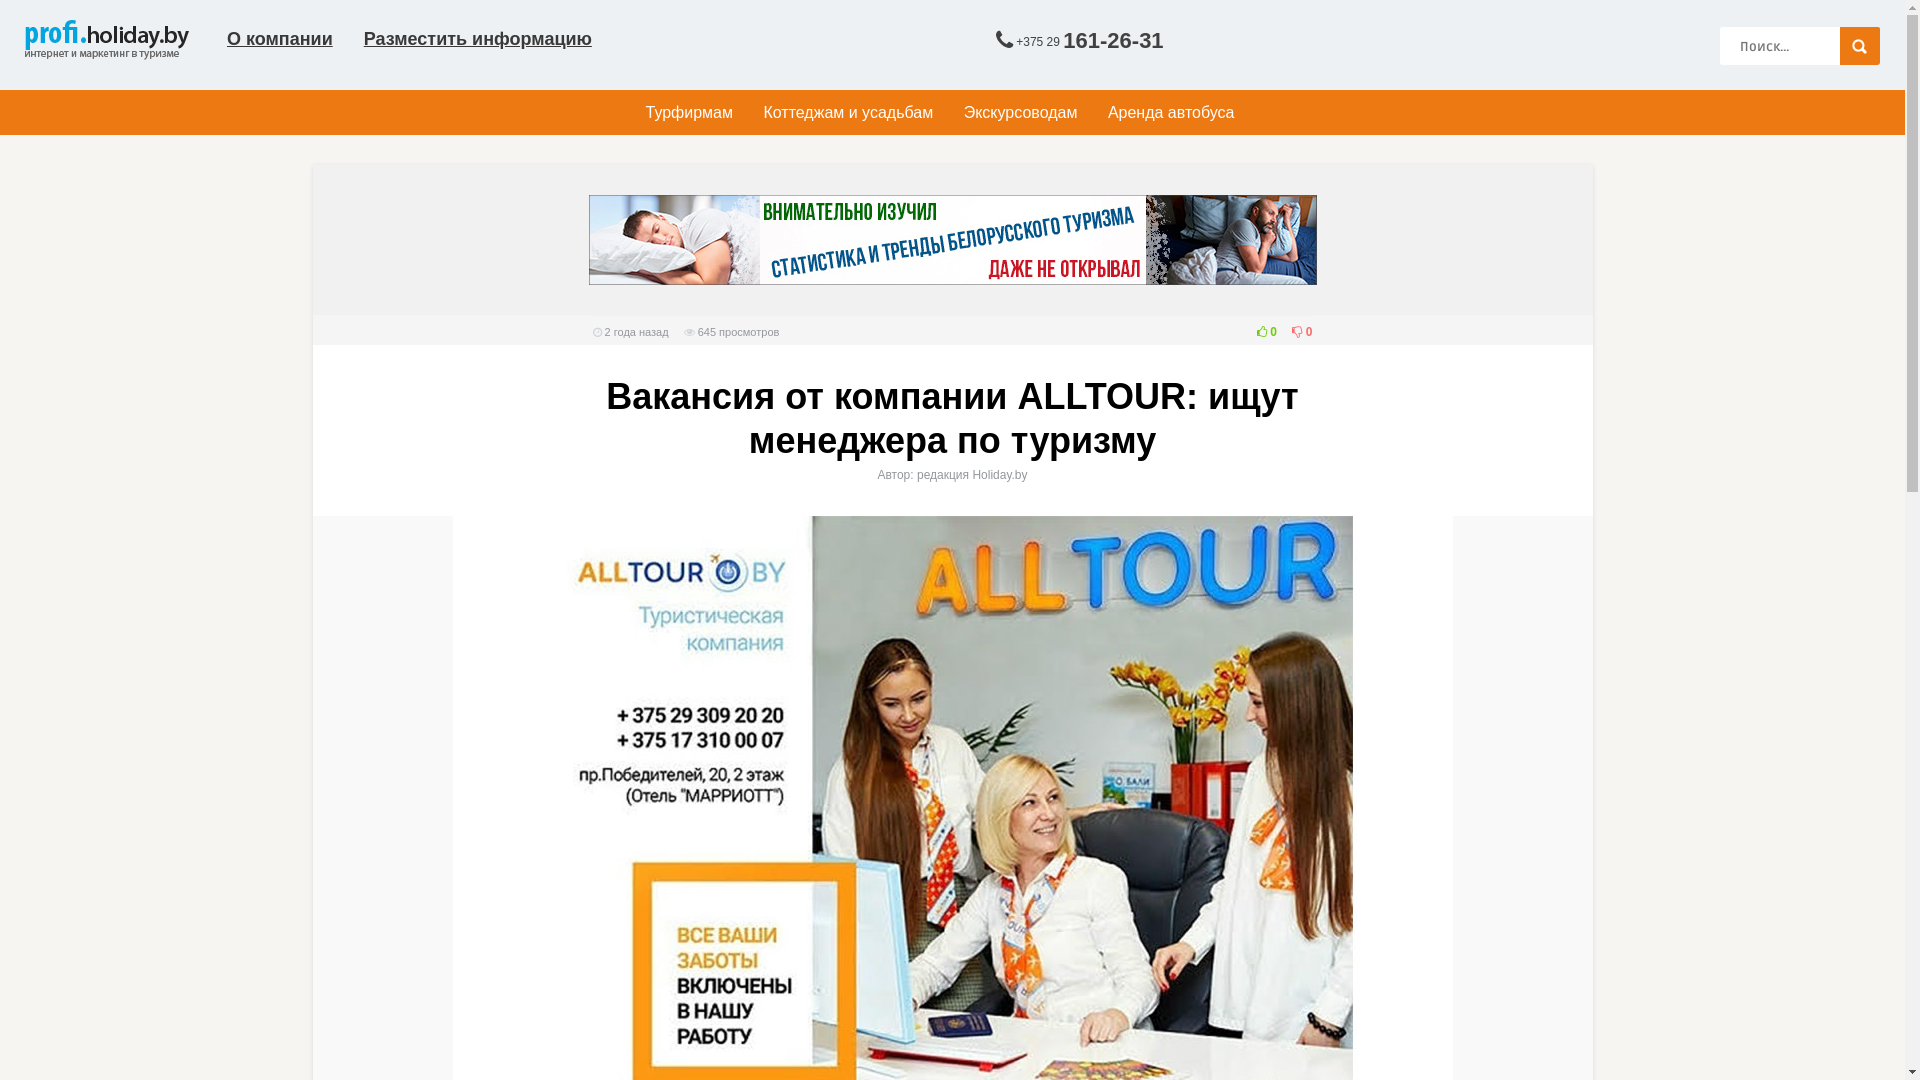 The width and height of the screenshot is (1920, 1080). I want to click on '0', so click(1261, 330).